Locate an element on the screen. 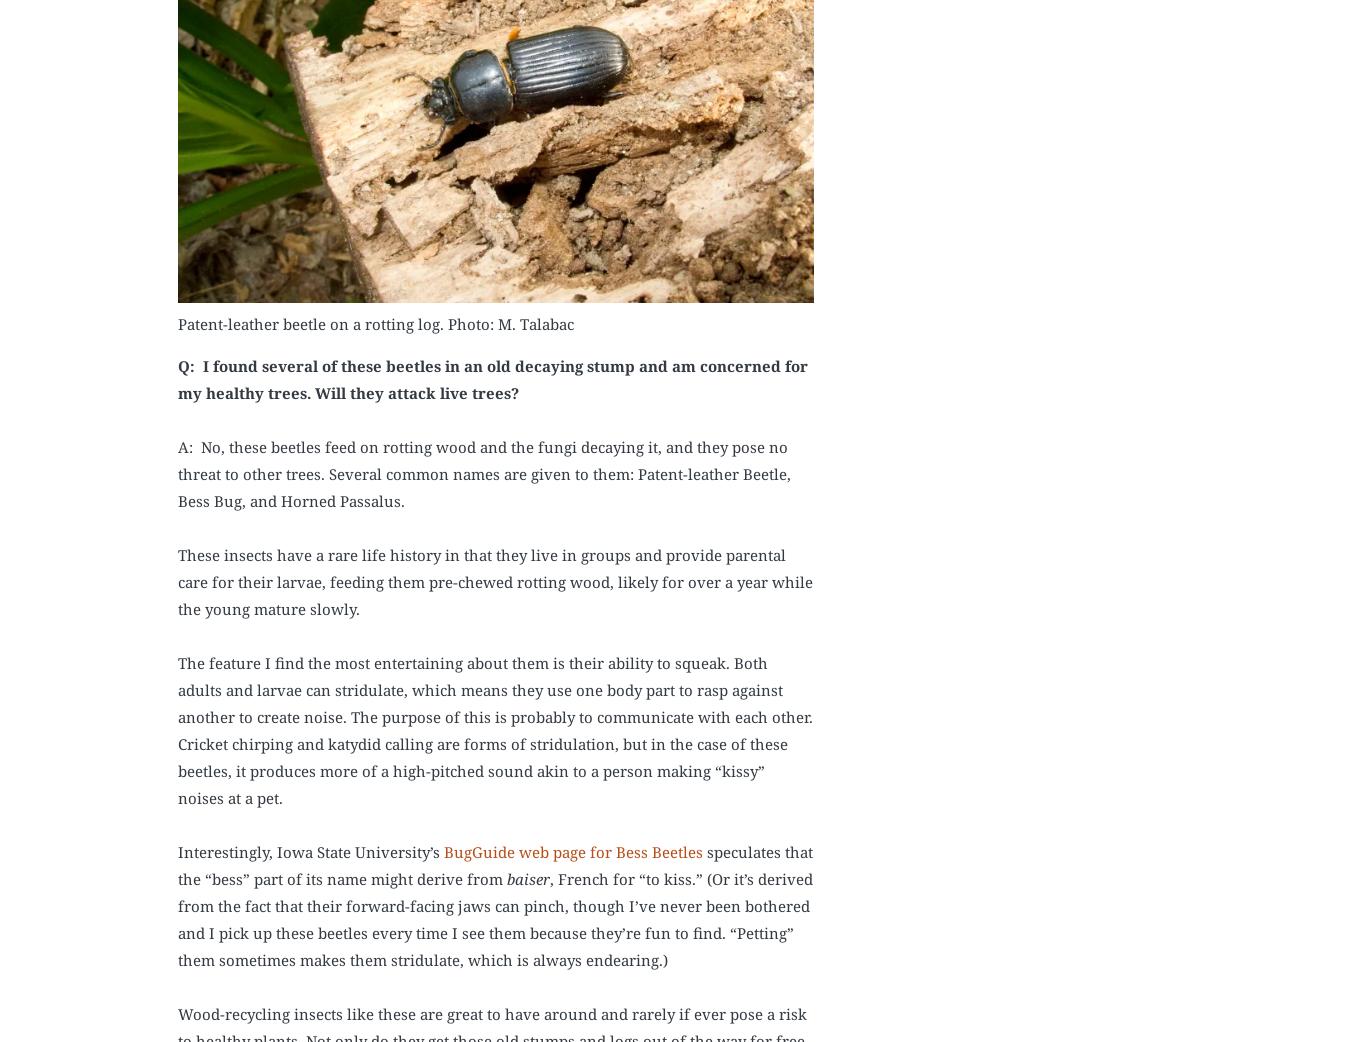 The image size is (1350, 1042). 'baiser' is located at coordinates (527, 876).